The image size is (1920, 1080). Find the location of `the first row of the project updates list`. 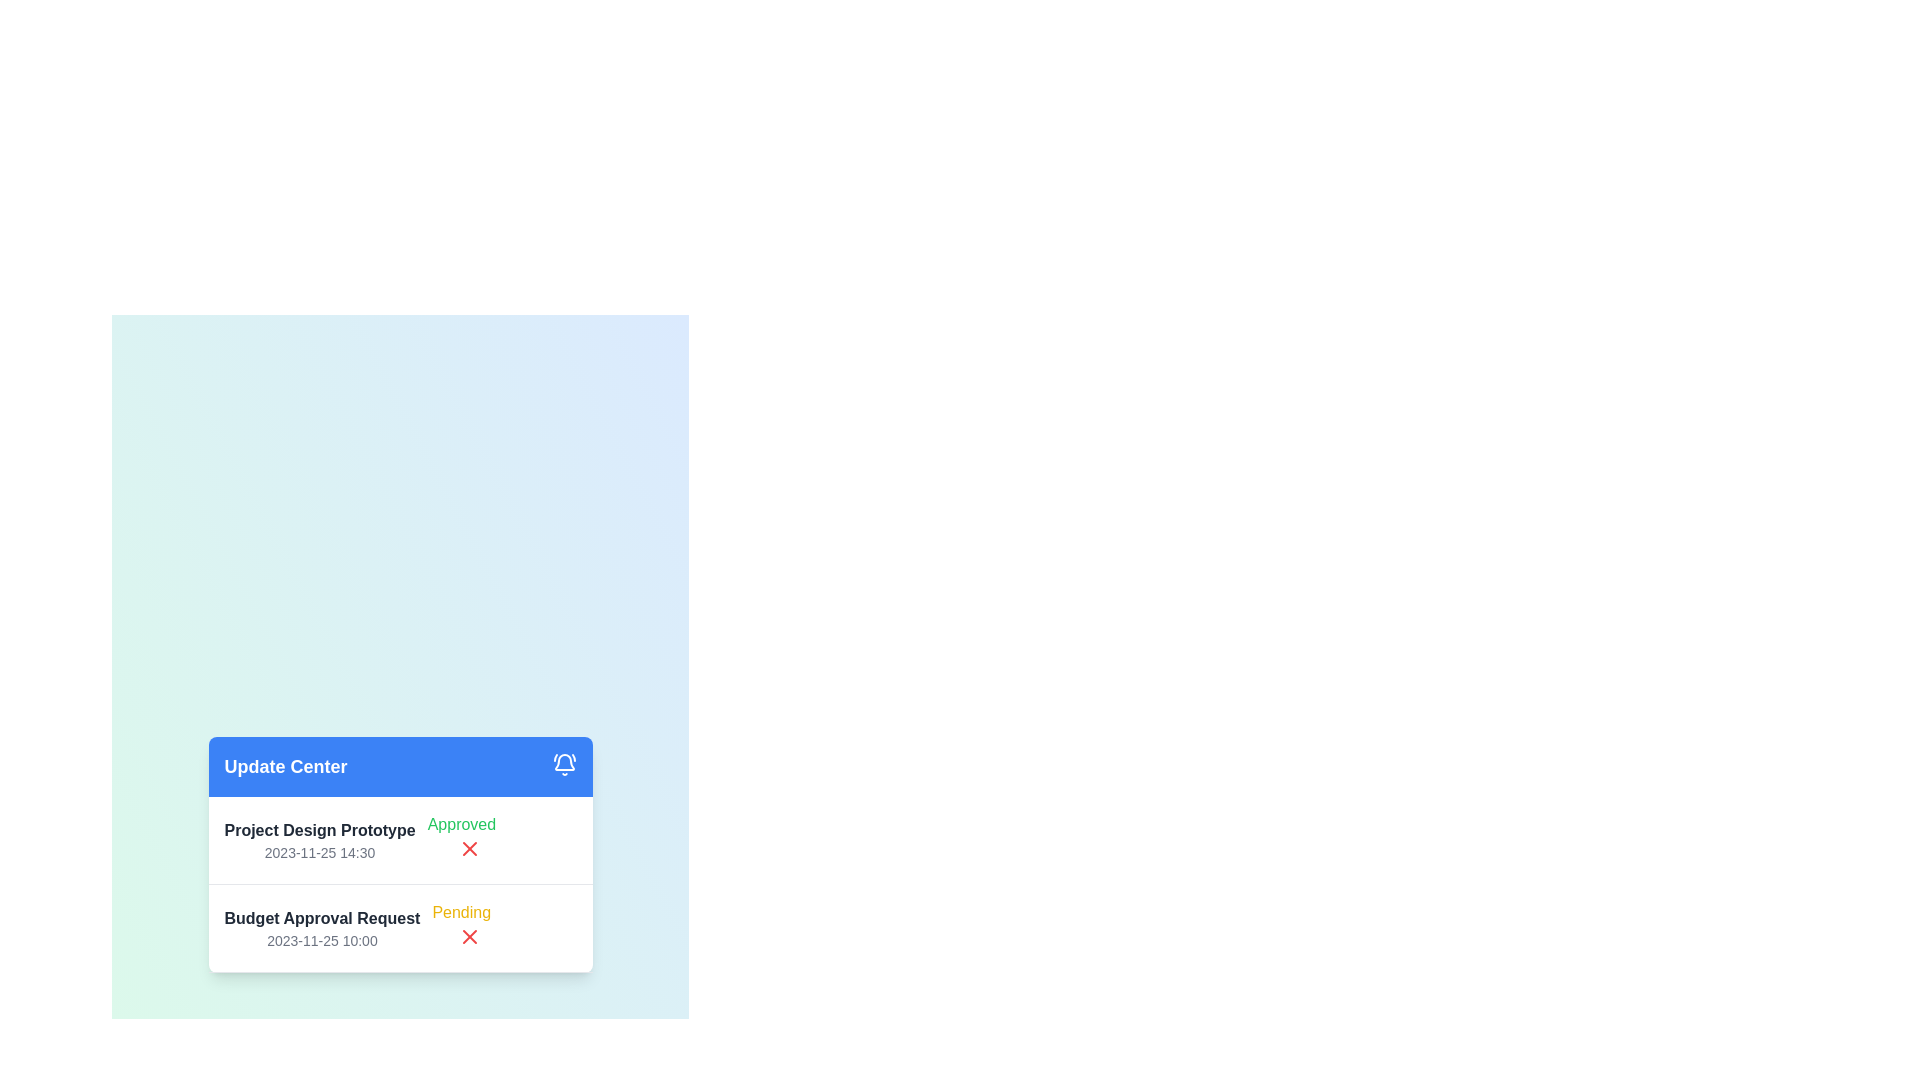

the first row of the project updates list is located at coordinates (400, 840).